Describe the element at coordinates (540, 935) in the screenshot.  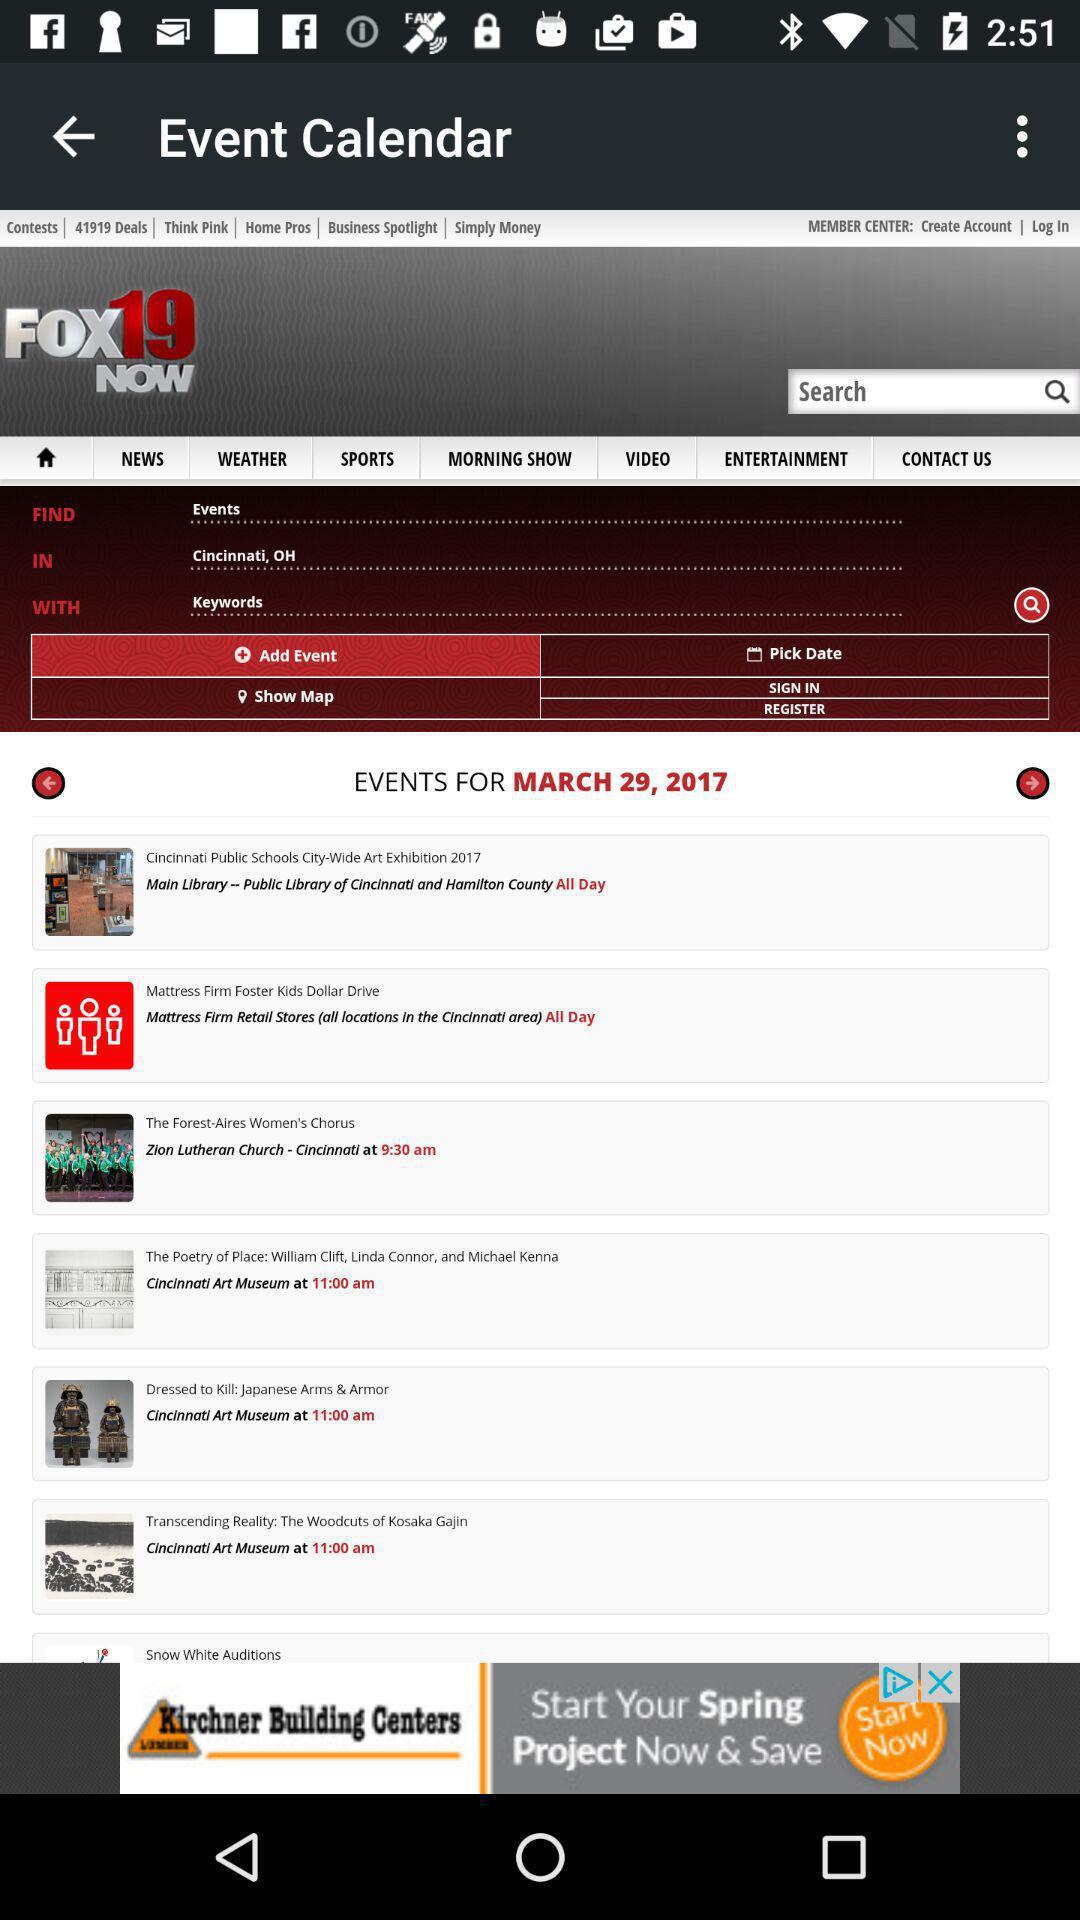
I see `open page` at that location.